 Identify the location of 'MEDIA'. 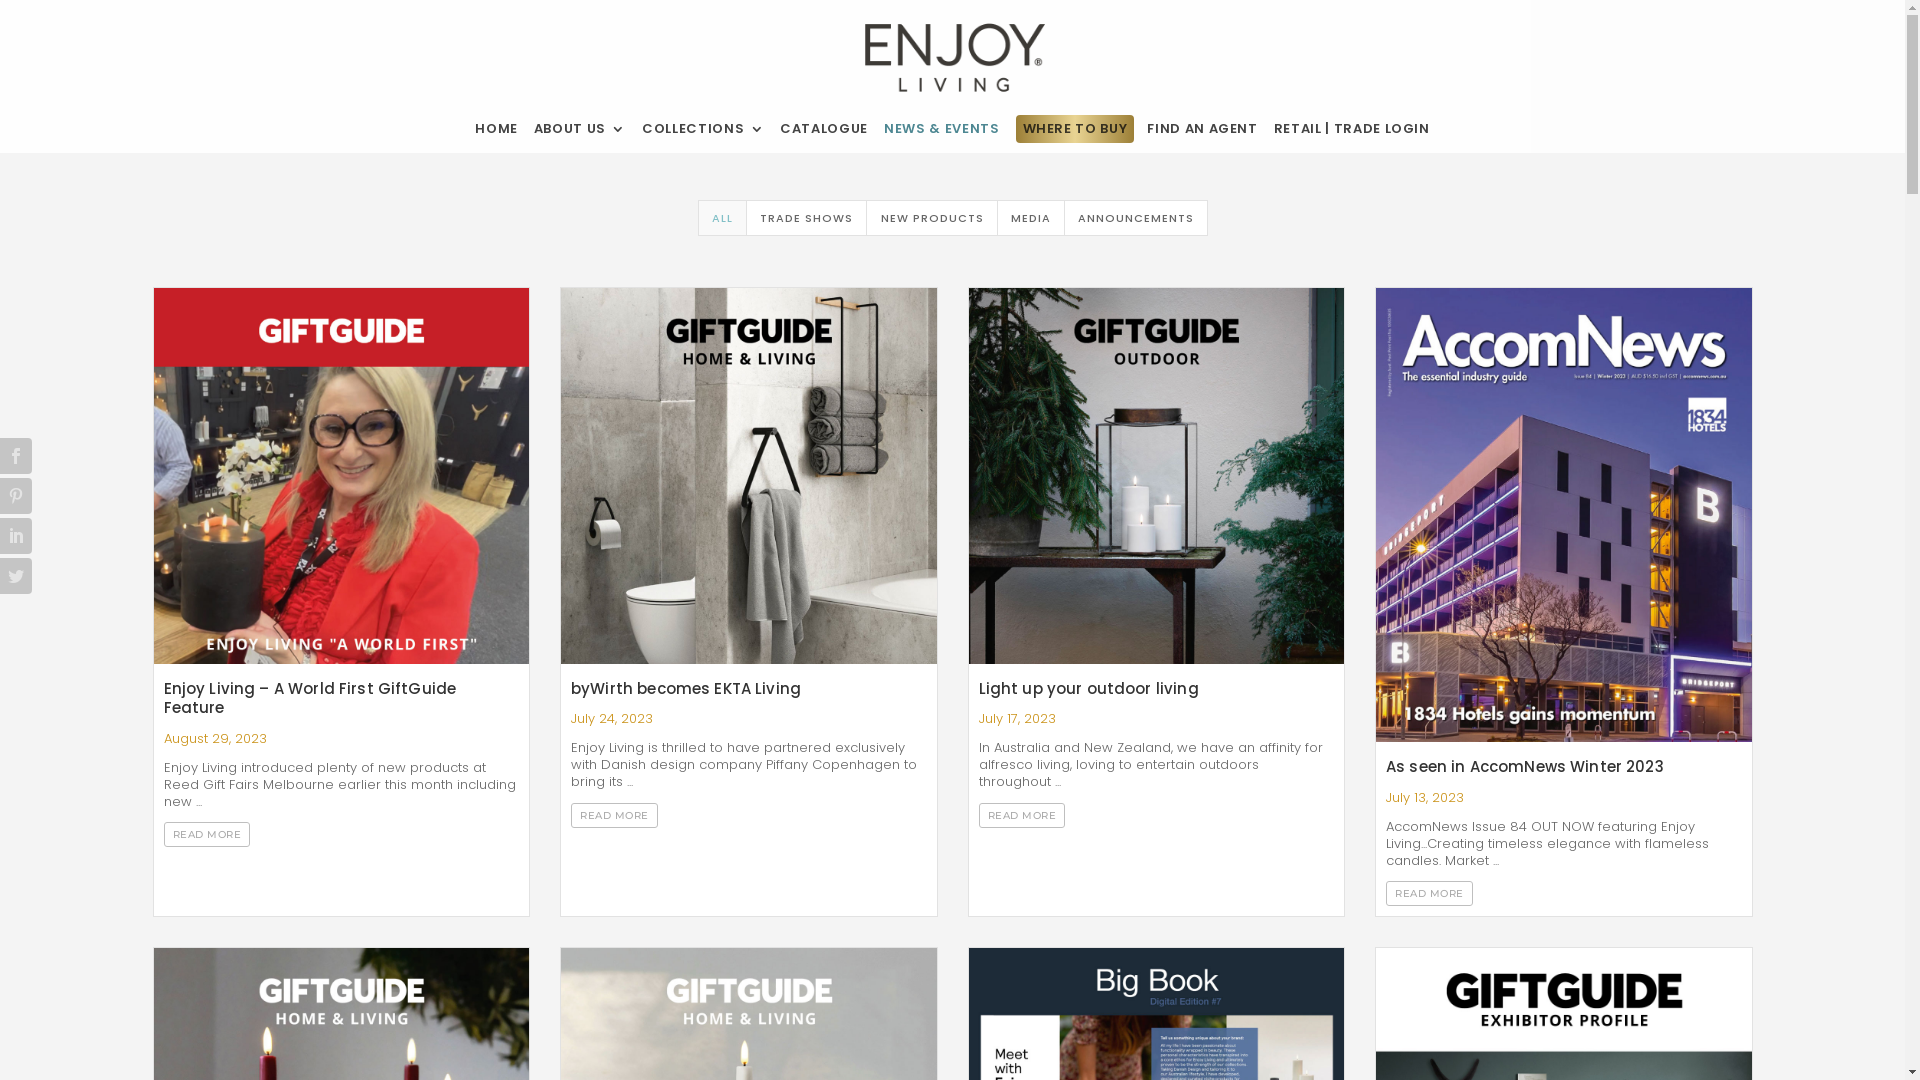
(1031, 218).